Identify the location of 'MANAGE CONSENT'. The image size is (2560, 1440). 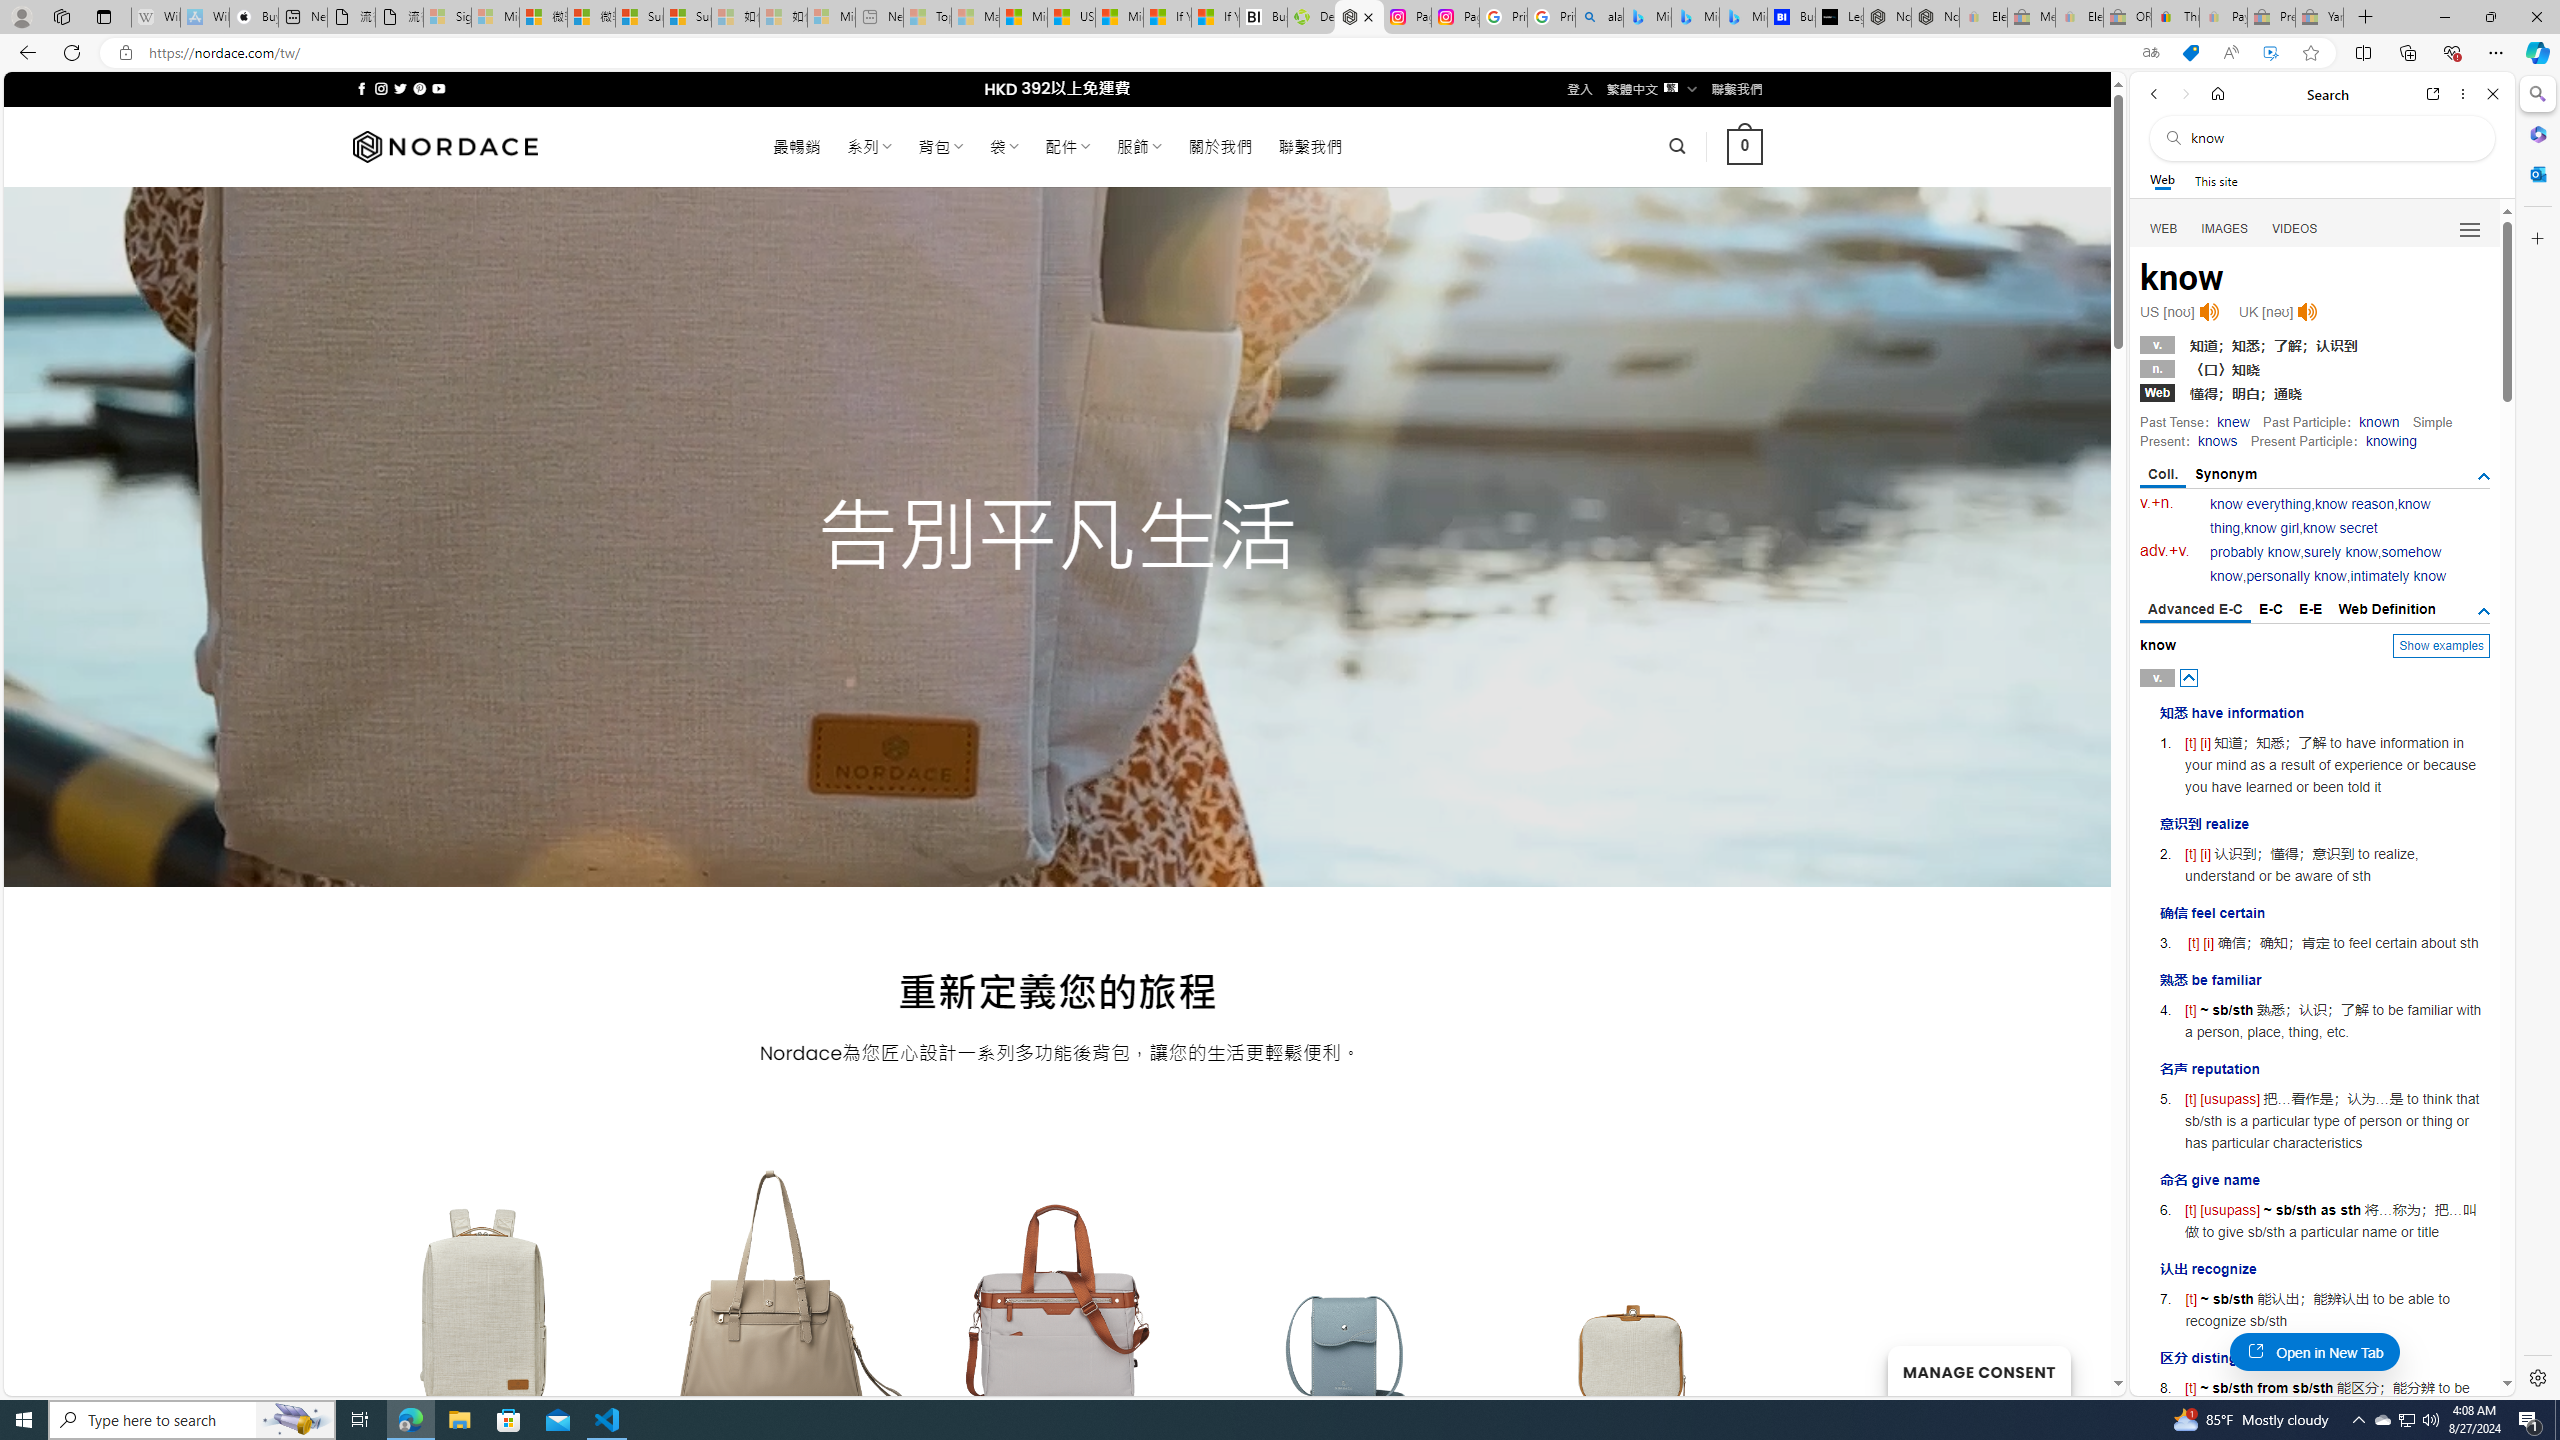
(1977, 1370).